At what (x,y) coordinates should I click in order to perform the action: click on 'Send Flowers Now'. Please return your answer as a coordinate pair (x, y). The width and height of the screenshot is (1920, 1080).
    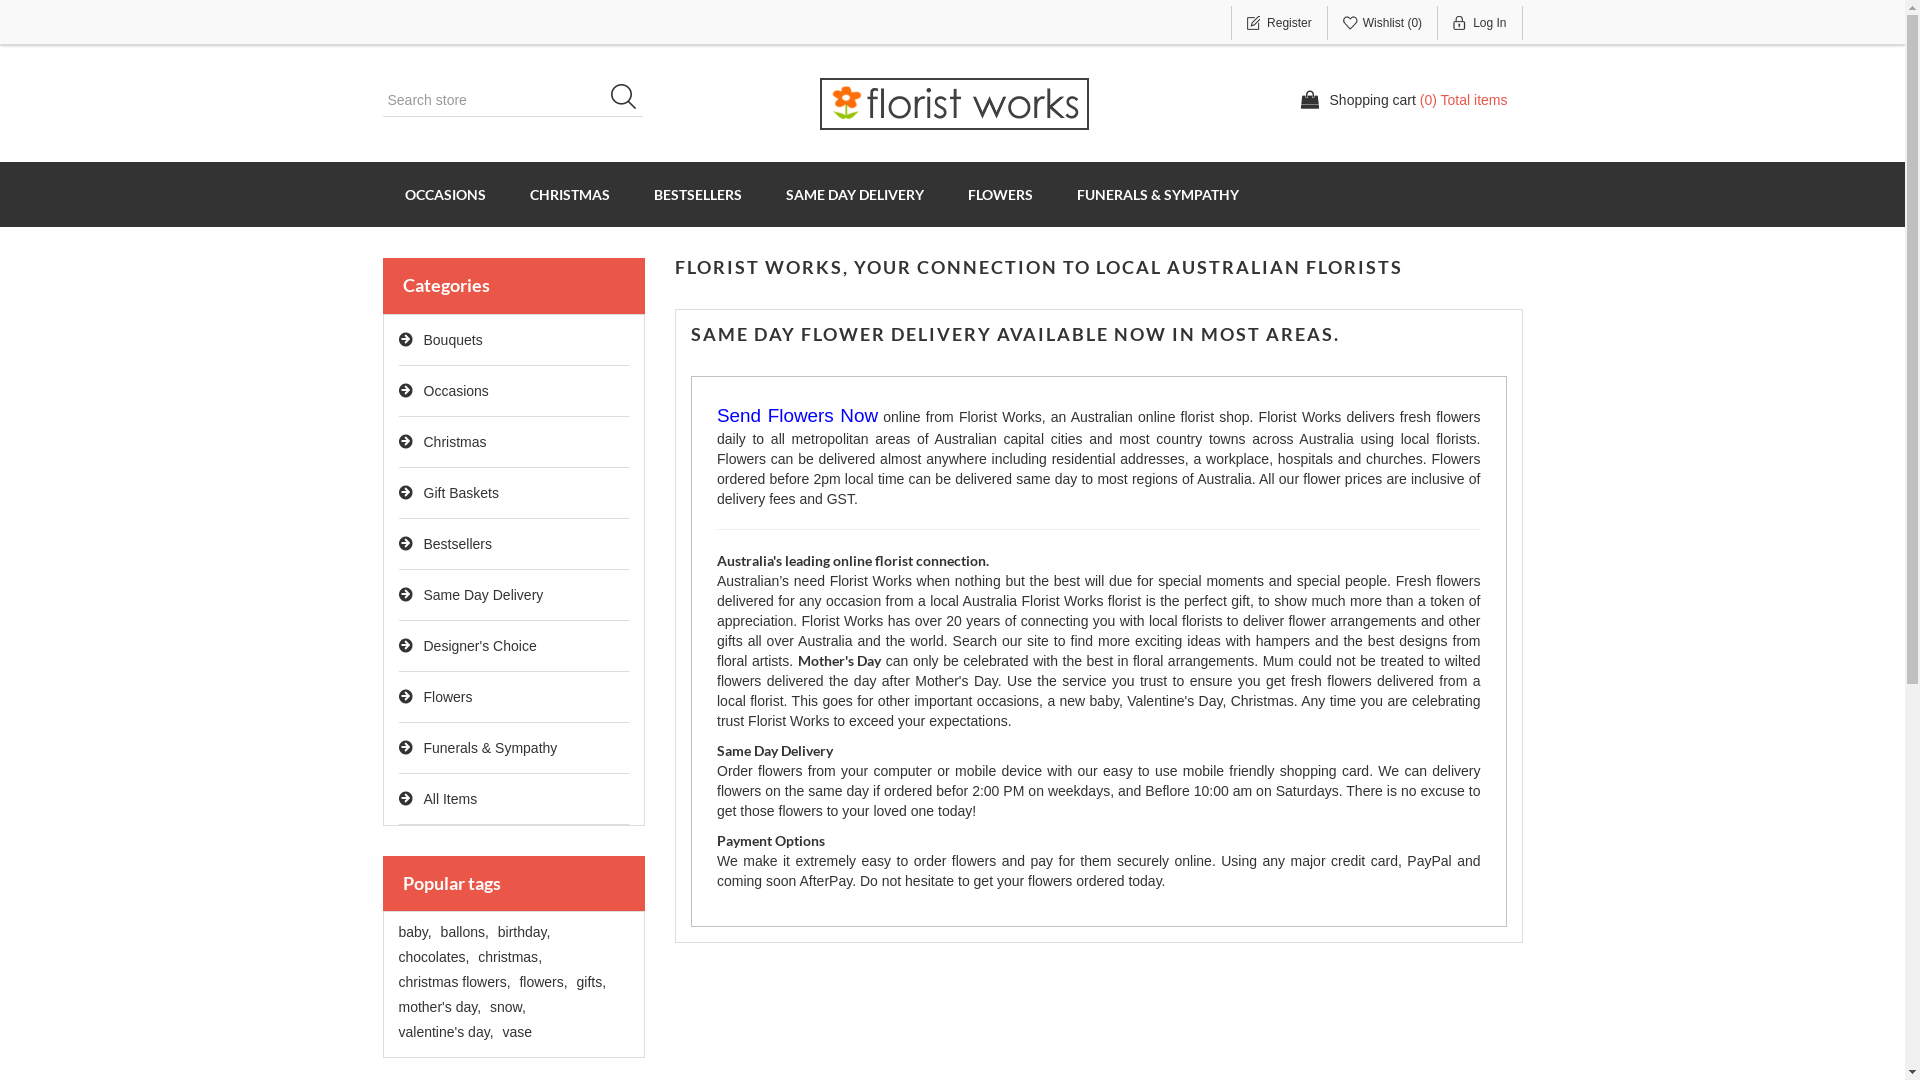
    Looking at the image, I should click on (796, 415).